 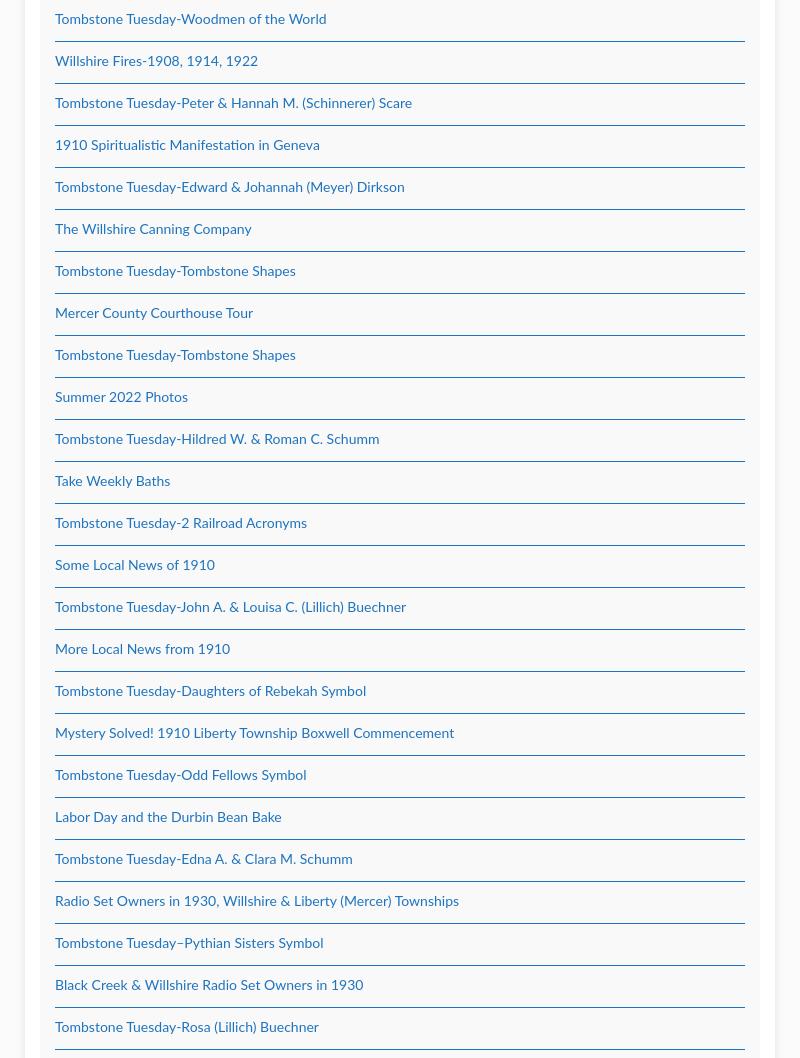 I want to click on 'Tombstone Tuesday-Woodmen of the World', so click(x=189, y=19).